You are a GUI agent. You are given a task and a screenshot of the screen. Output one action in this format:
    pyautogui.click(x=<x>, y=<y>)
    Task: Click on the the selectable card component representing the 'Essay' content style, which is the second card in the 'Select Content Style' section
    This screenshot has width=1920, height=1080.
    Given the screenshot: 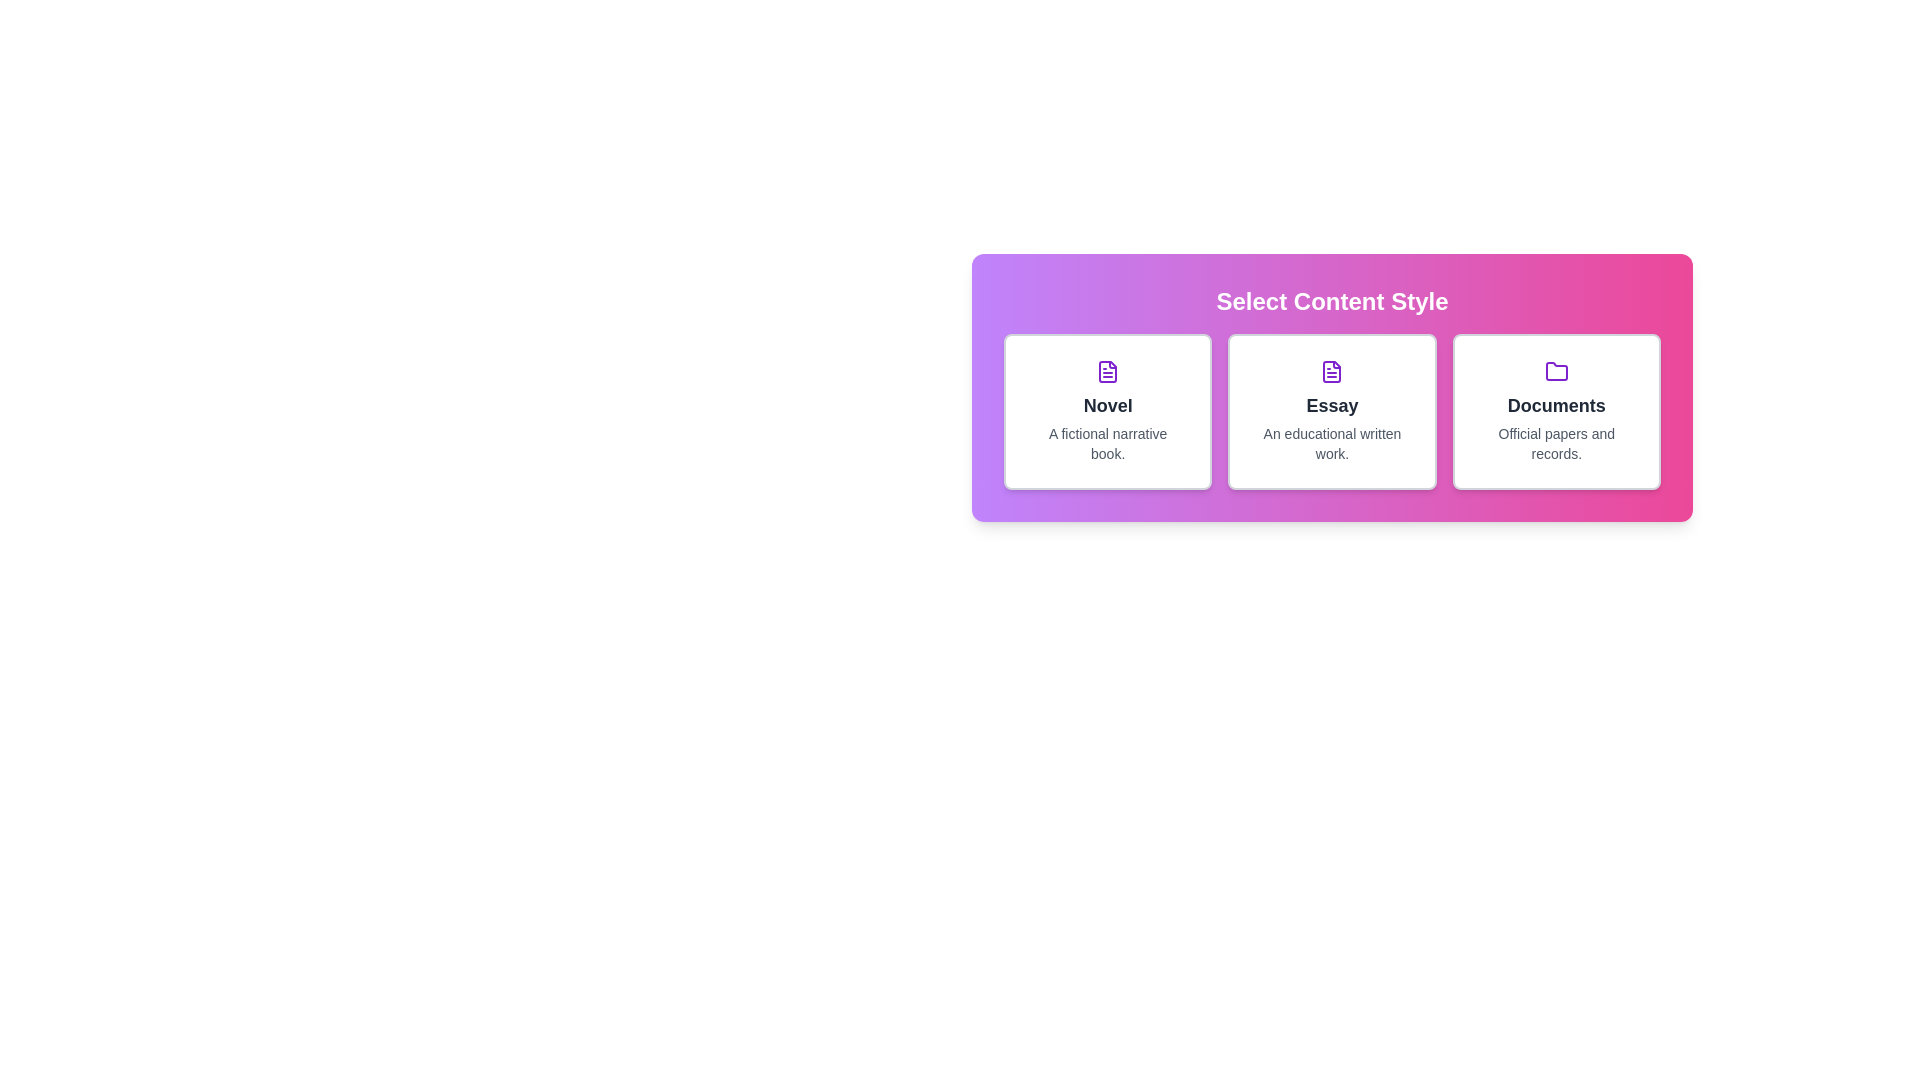 What is the action you would take?
    pyautogui.click(x=1332, y=411)
    